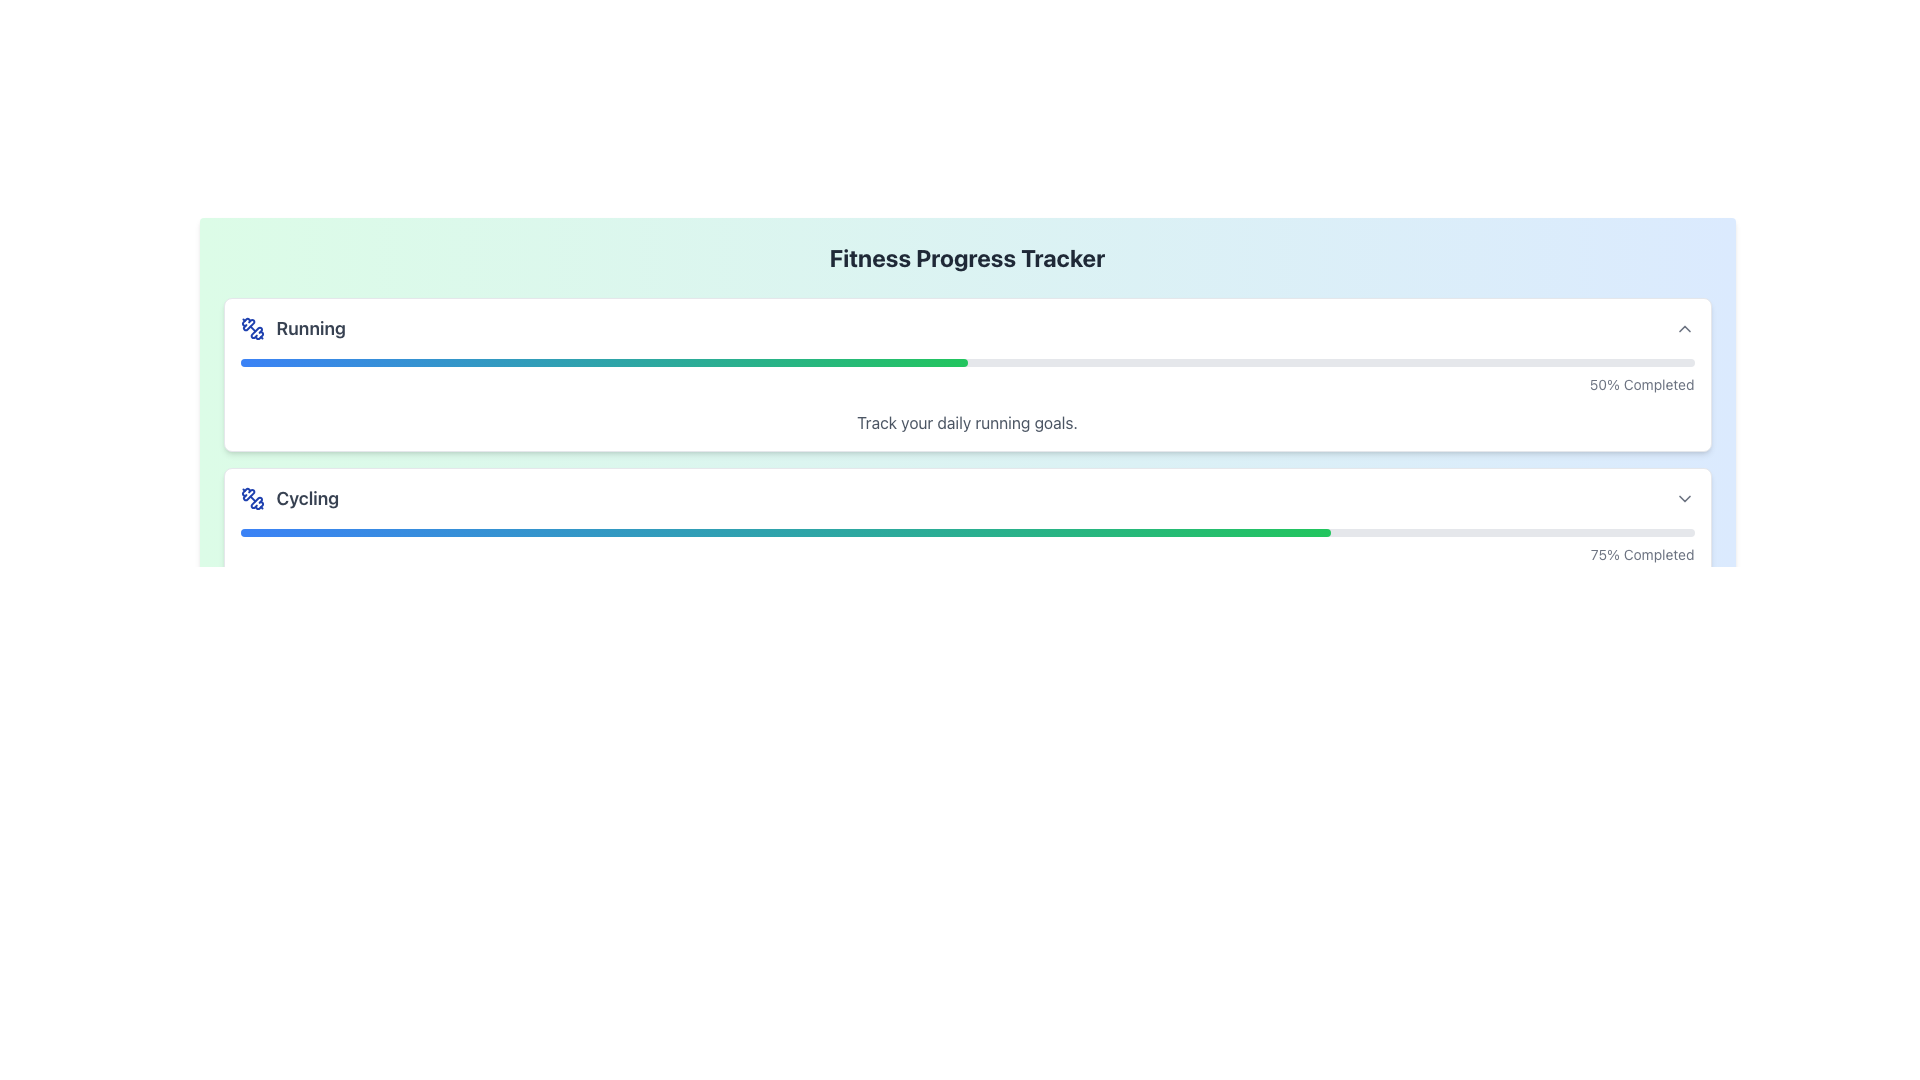  I want to click on completion percentage of the second Progress Bar Segment located in the 'Cycling' section, which visually indicates task progress, so click(784, 531).